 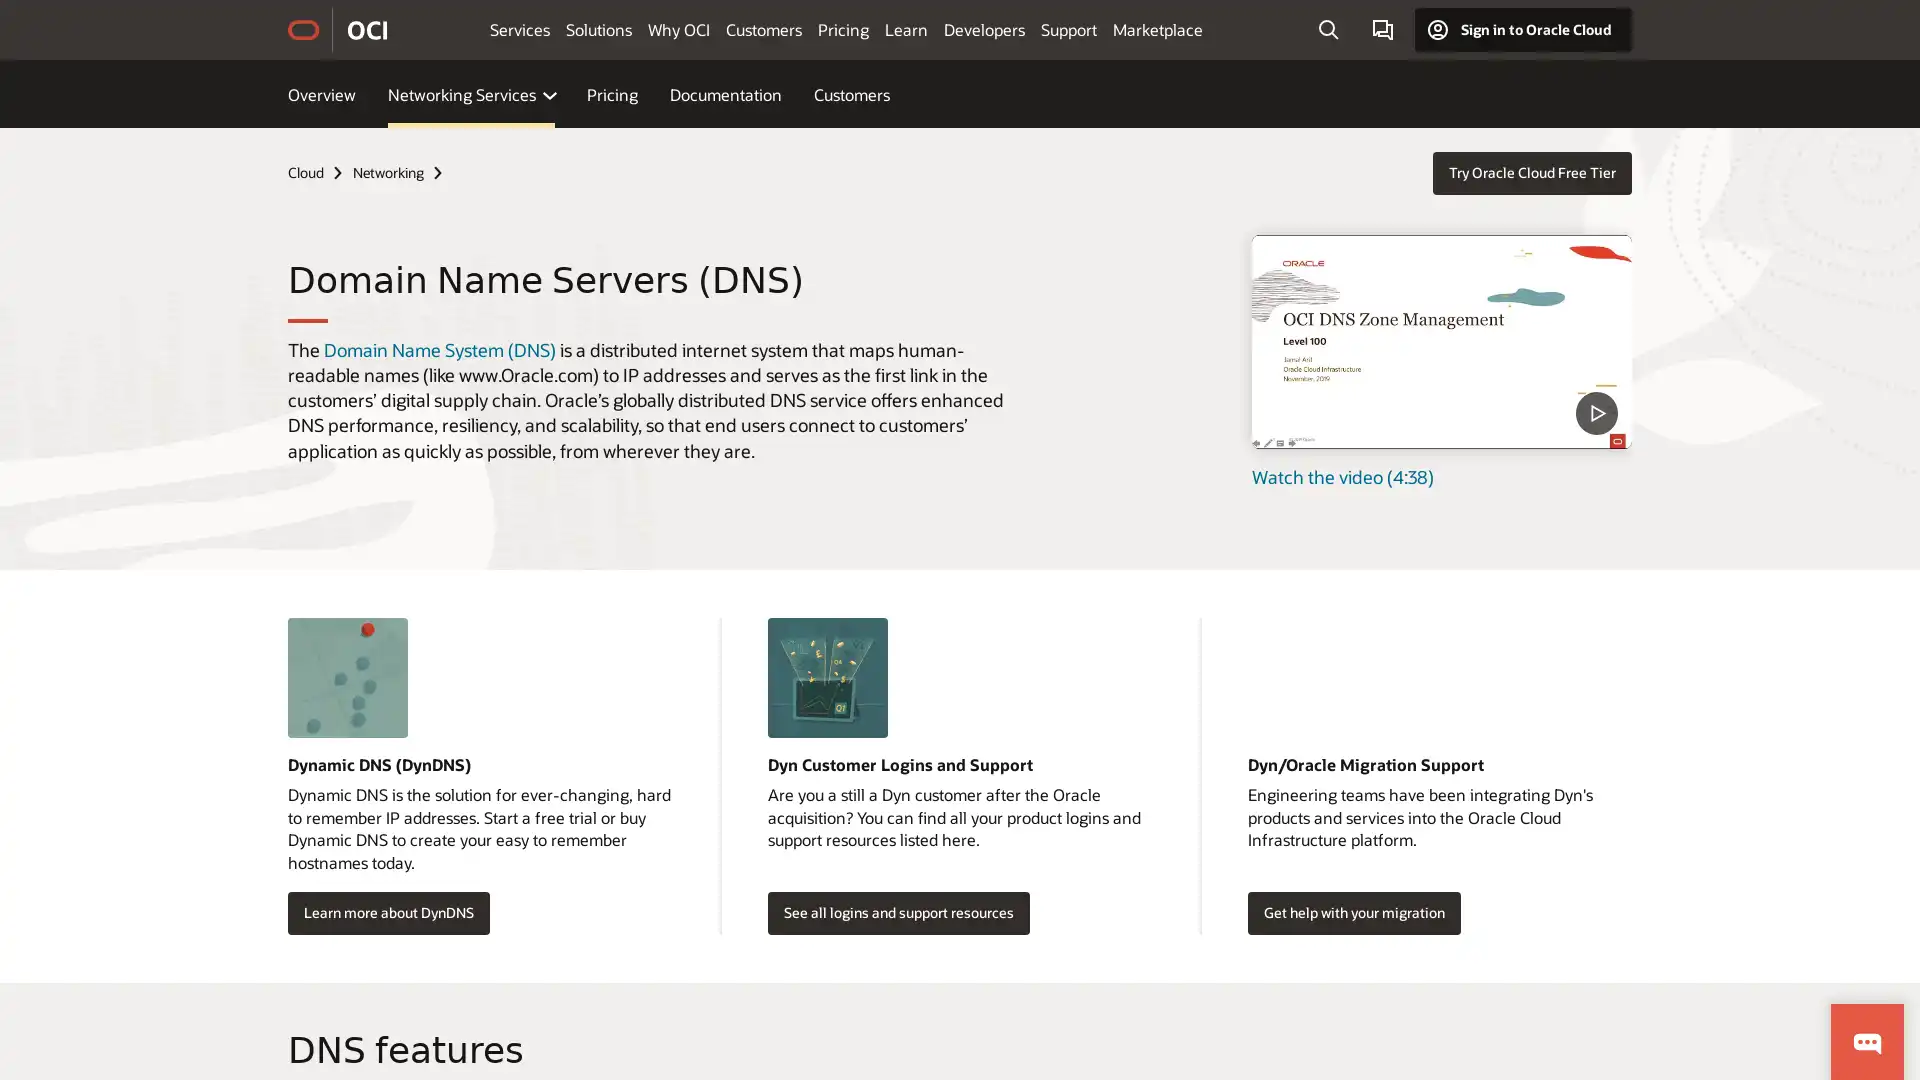 What do you see at coordinates (598, 29) in the screenshot?
I see `Solutions` at bounding box center [598, 29].